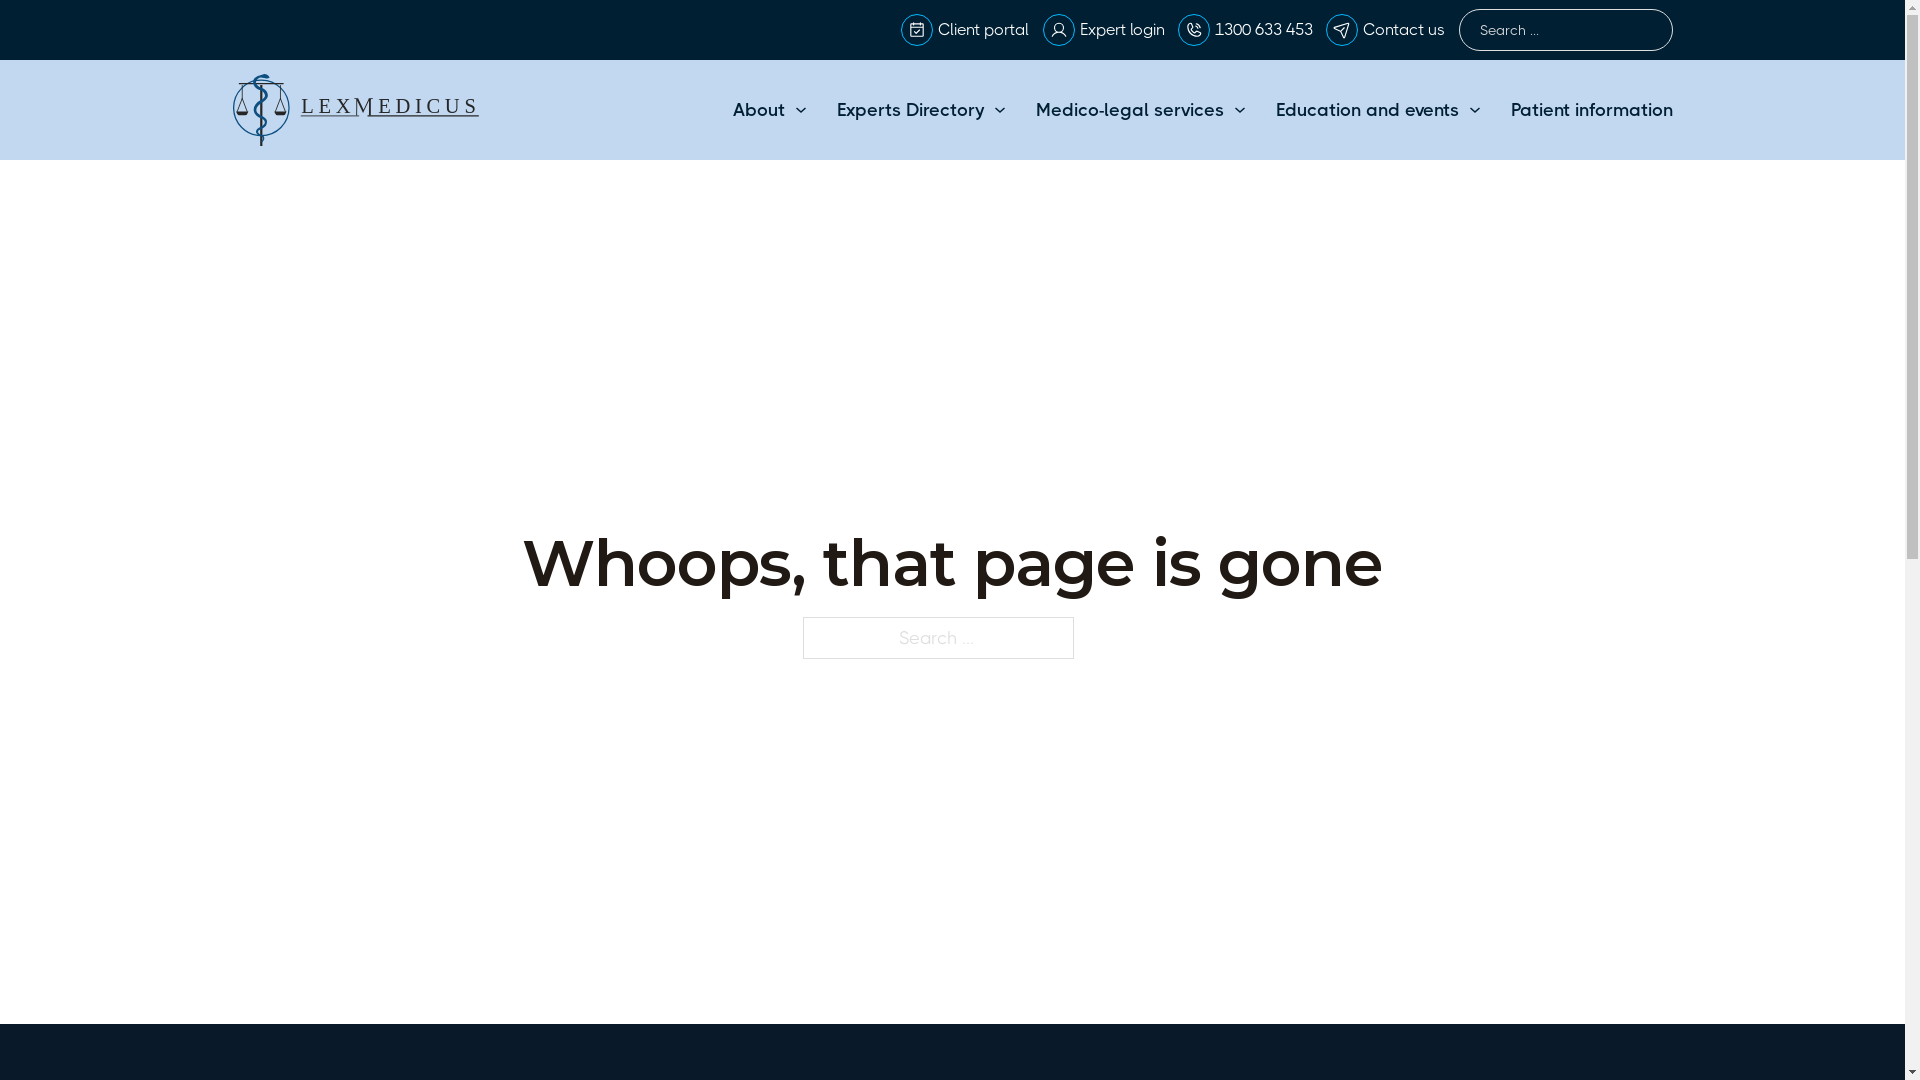 The height and width of the screenshot is (1080, 1920). I want to click on 'About', so click(757, 109).